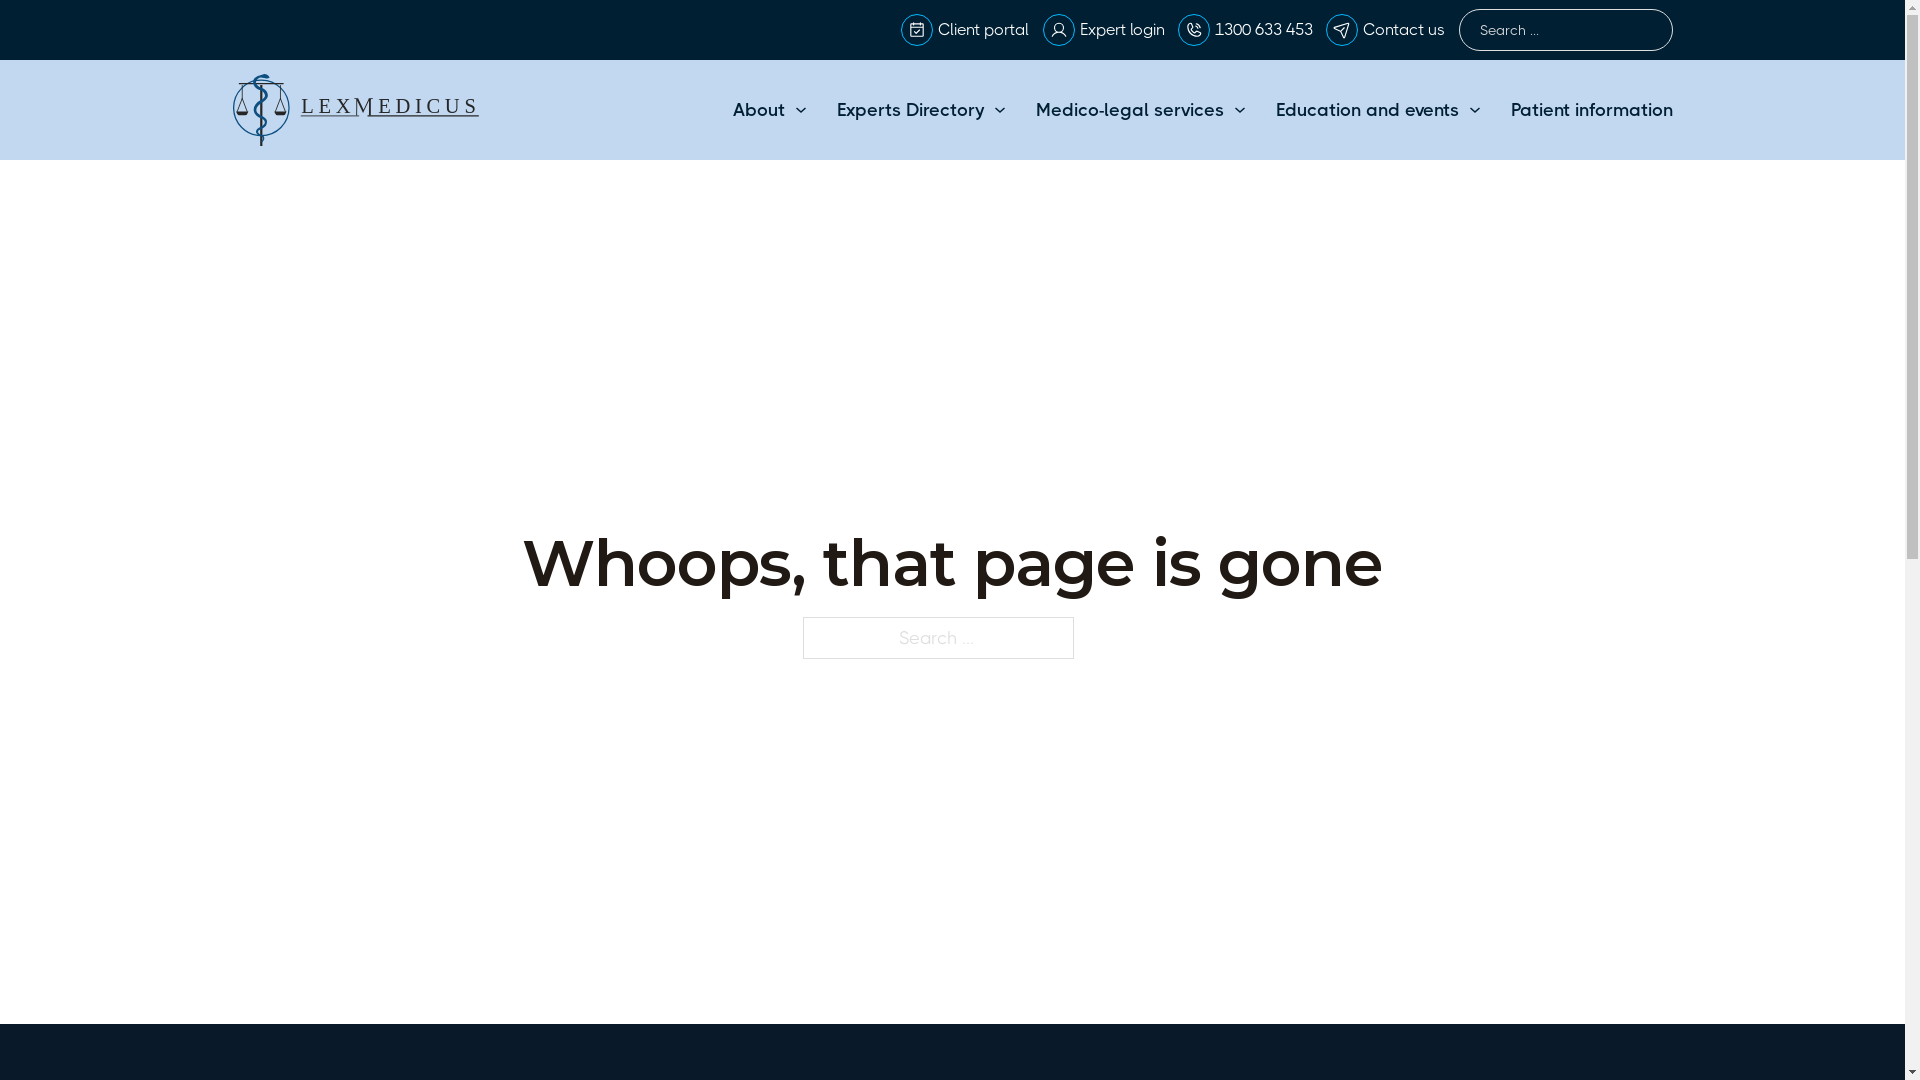 The height and width of the screenshot is (1080, 1920). I want to click on 'About', so click(757, 109).